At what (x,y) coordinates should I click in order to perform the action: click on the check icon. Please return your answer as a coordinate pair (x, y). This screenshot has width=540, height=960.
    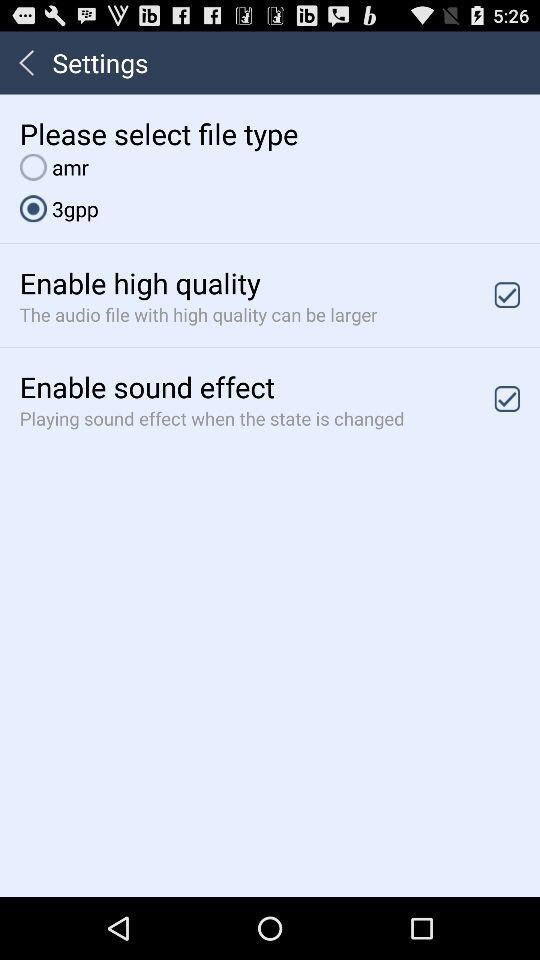
    Looking at the image, I should click on (507, 315).